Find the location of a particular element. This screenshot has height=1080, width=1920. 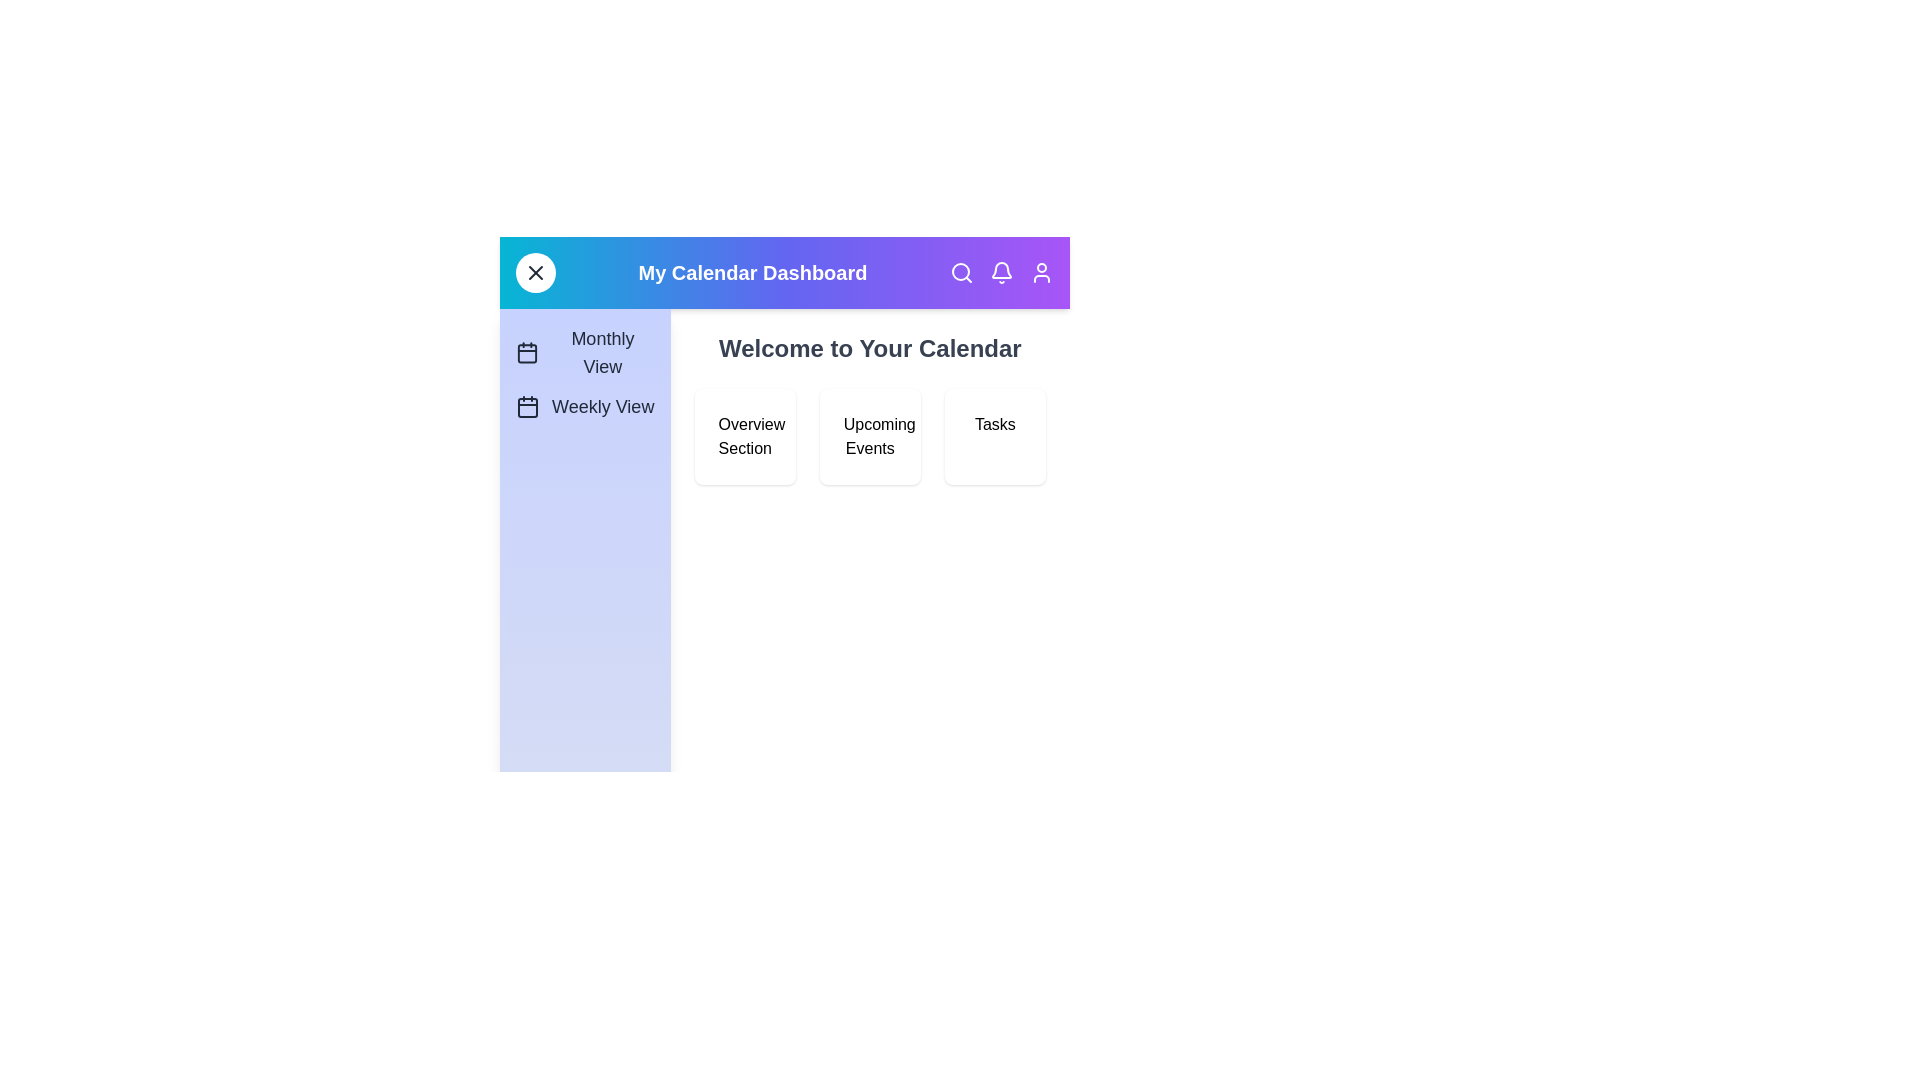

the bell icon in the top-right corner of the interface is located at coordinates (1002, 270).